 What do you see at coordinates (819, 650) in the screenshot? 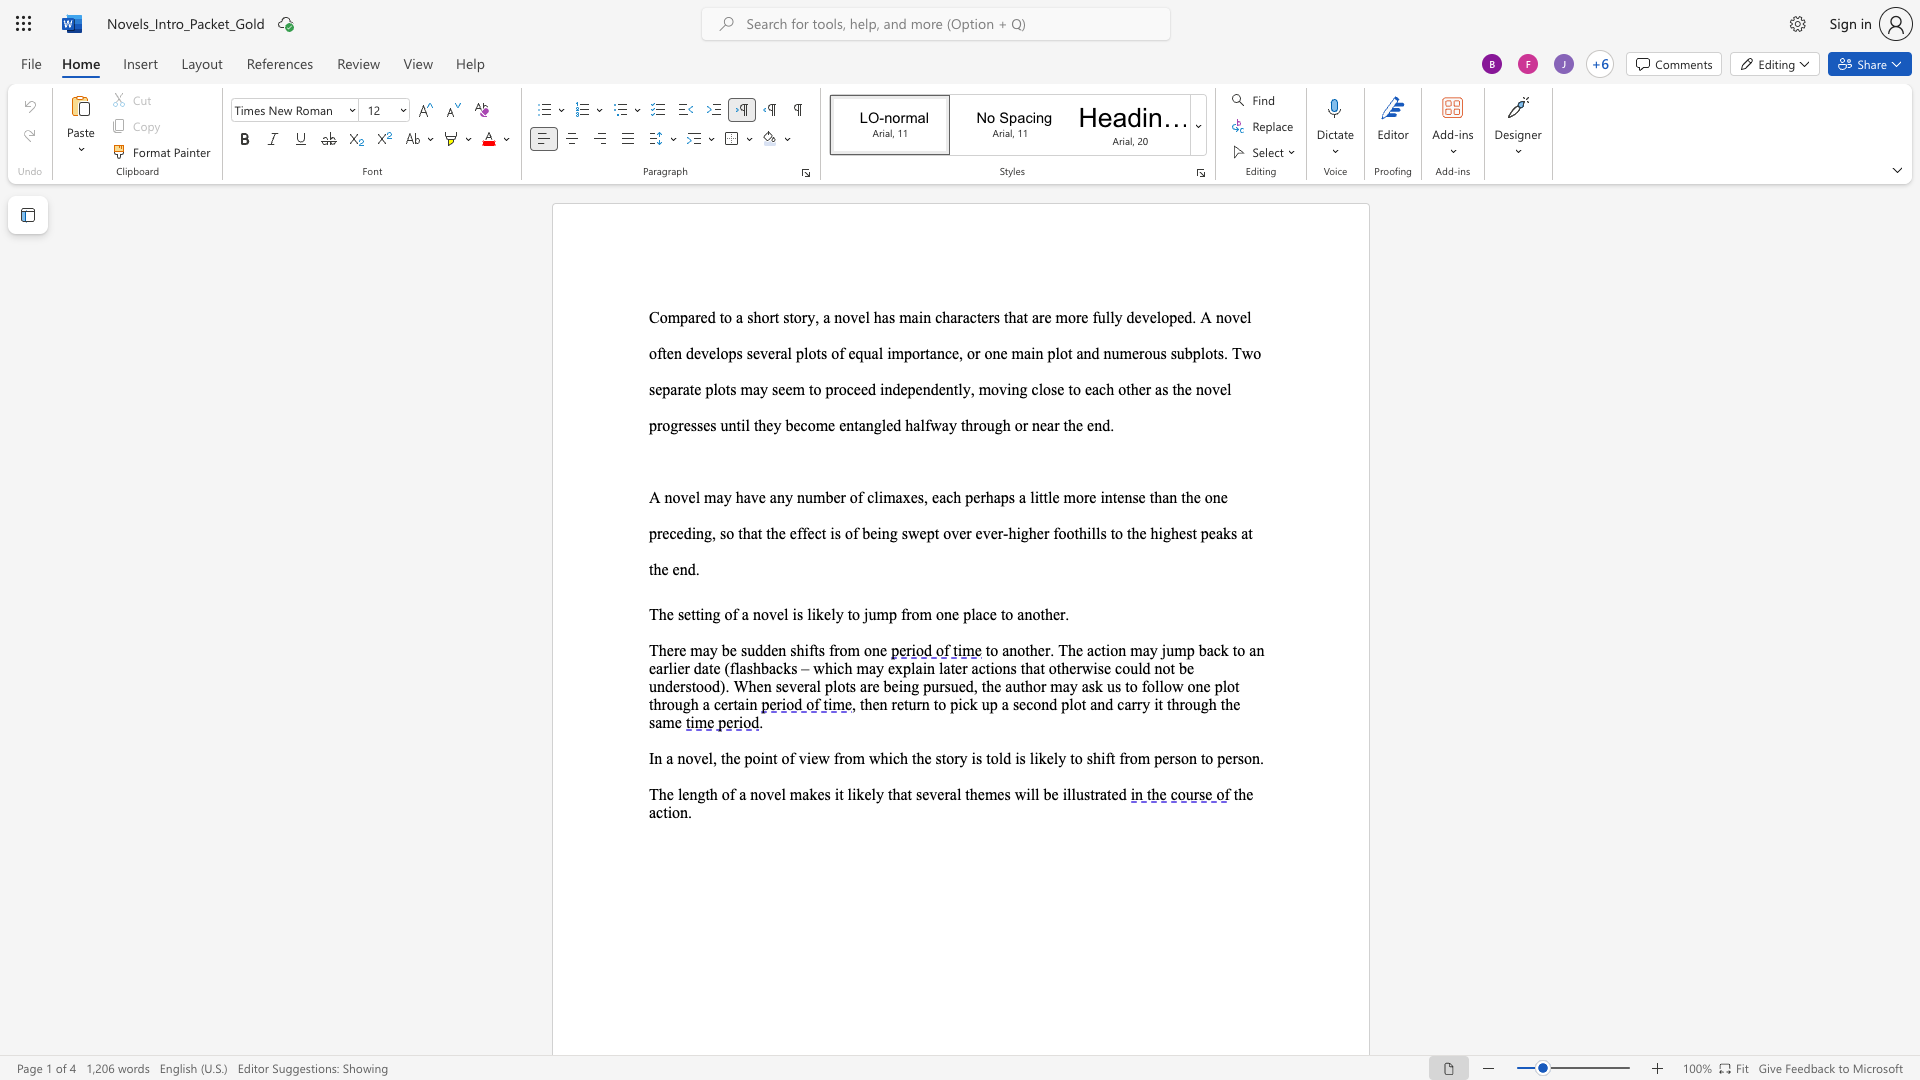
I see `the space between the continuous character "t" and "s" in the text` at bounding box center [819, 650].